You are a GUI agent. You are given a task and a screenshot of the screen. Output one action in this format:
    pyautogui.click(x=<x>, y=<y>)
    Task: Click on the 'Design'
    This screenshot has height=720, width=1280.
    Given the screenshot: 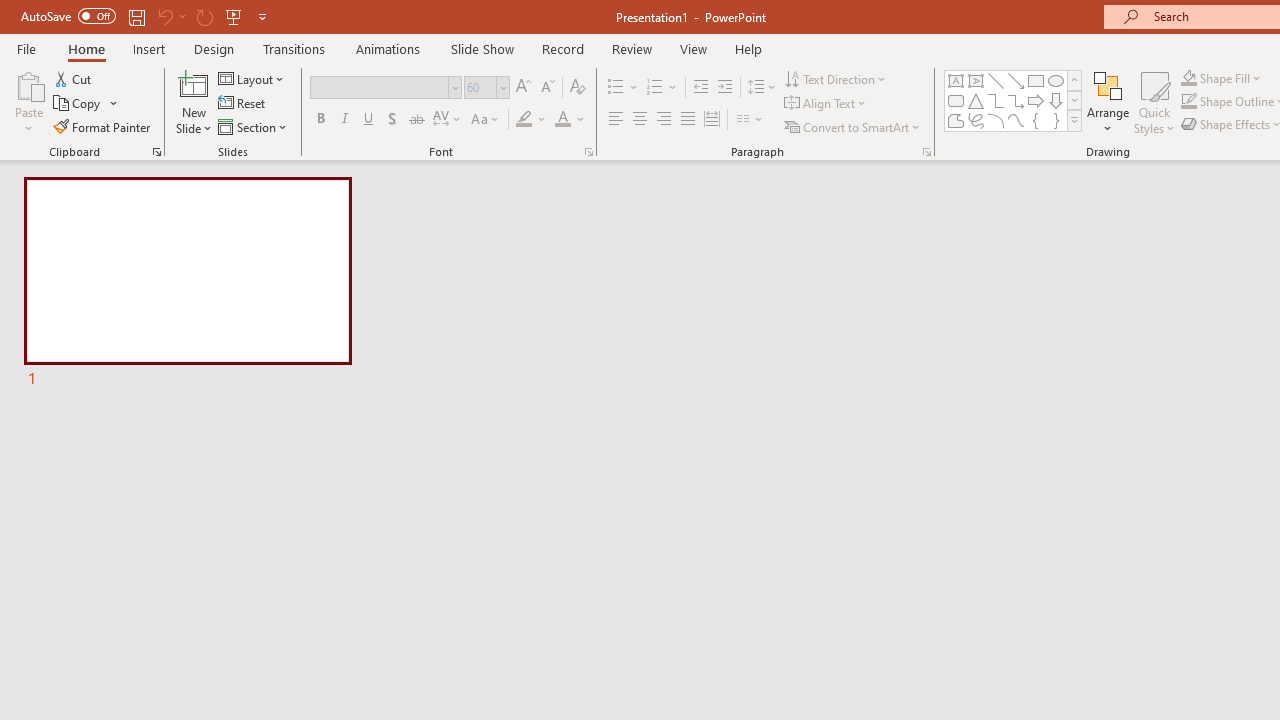 What is the action you would take?
    pyautogui.click(x=214, y=48)
    